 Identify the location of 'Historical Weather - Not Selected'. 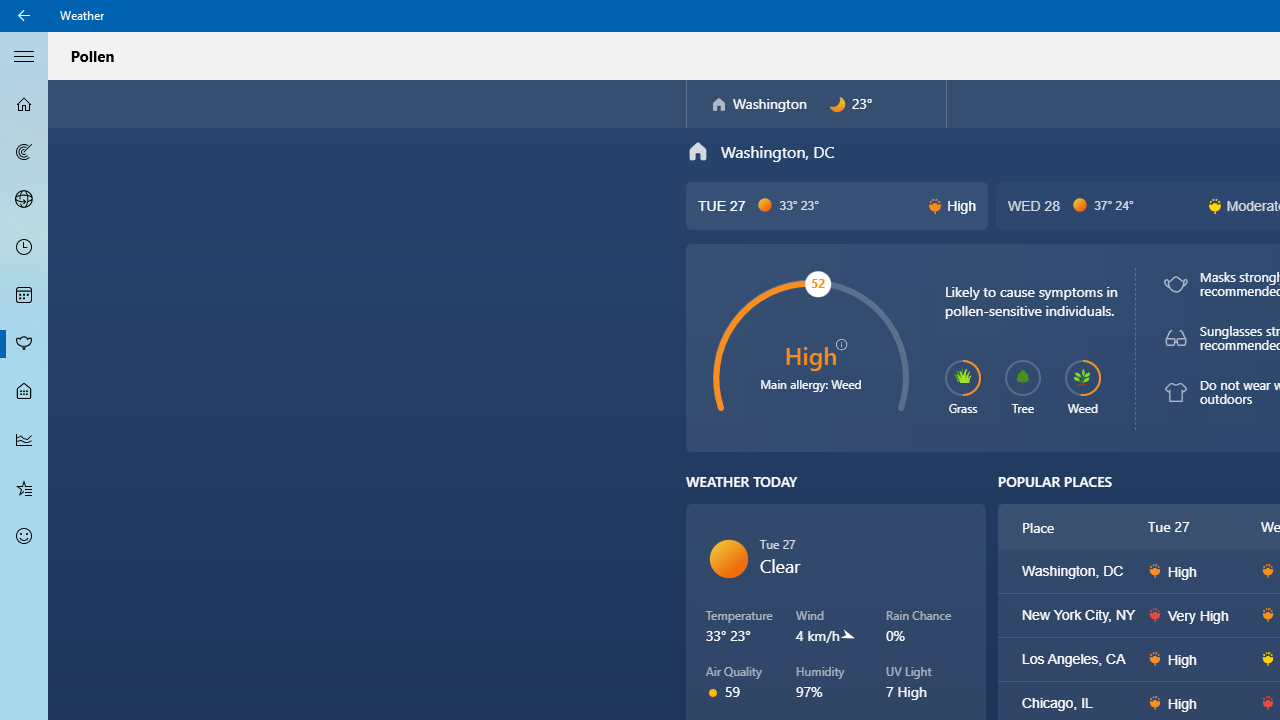
(24, 438).